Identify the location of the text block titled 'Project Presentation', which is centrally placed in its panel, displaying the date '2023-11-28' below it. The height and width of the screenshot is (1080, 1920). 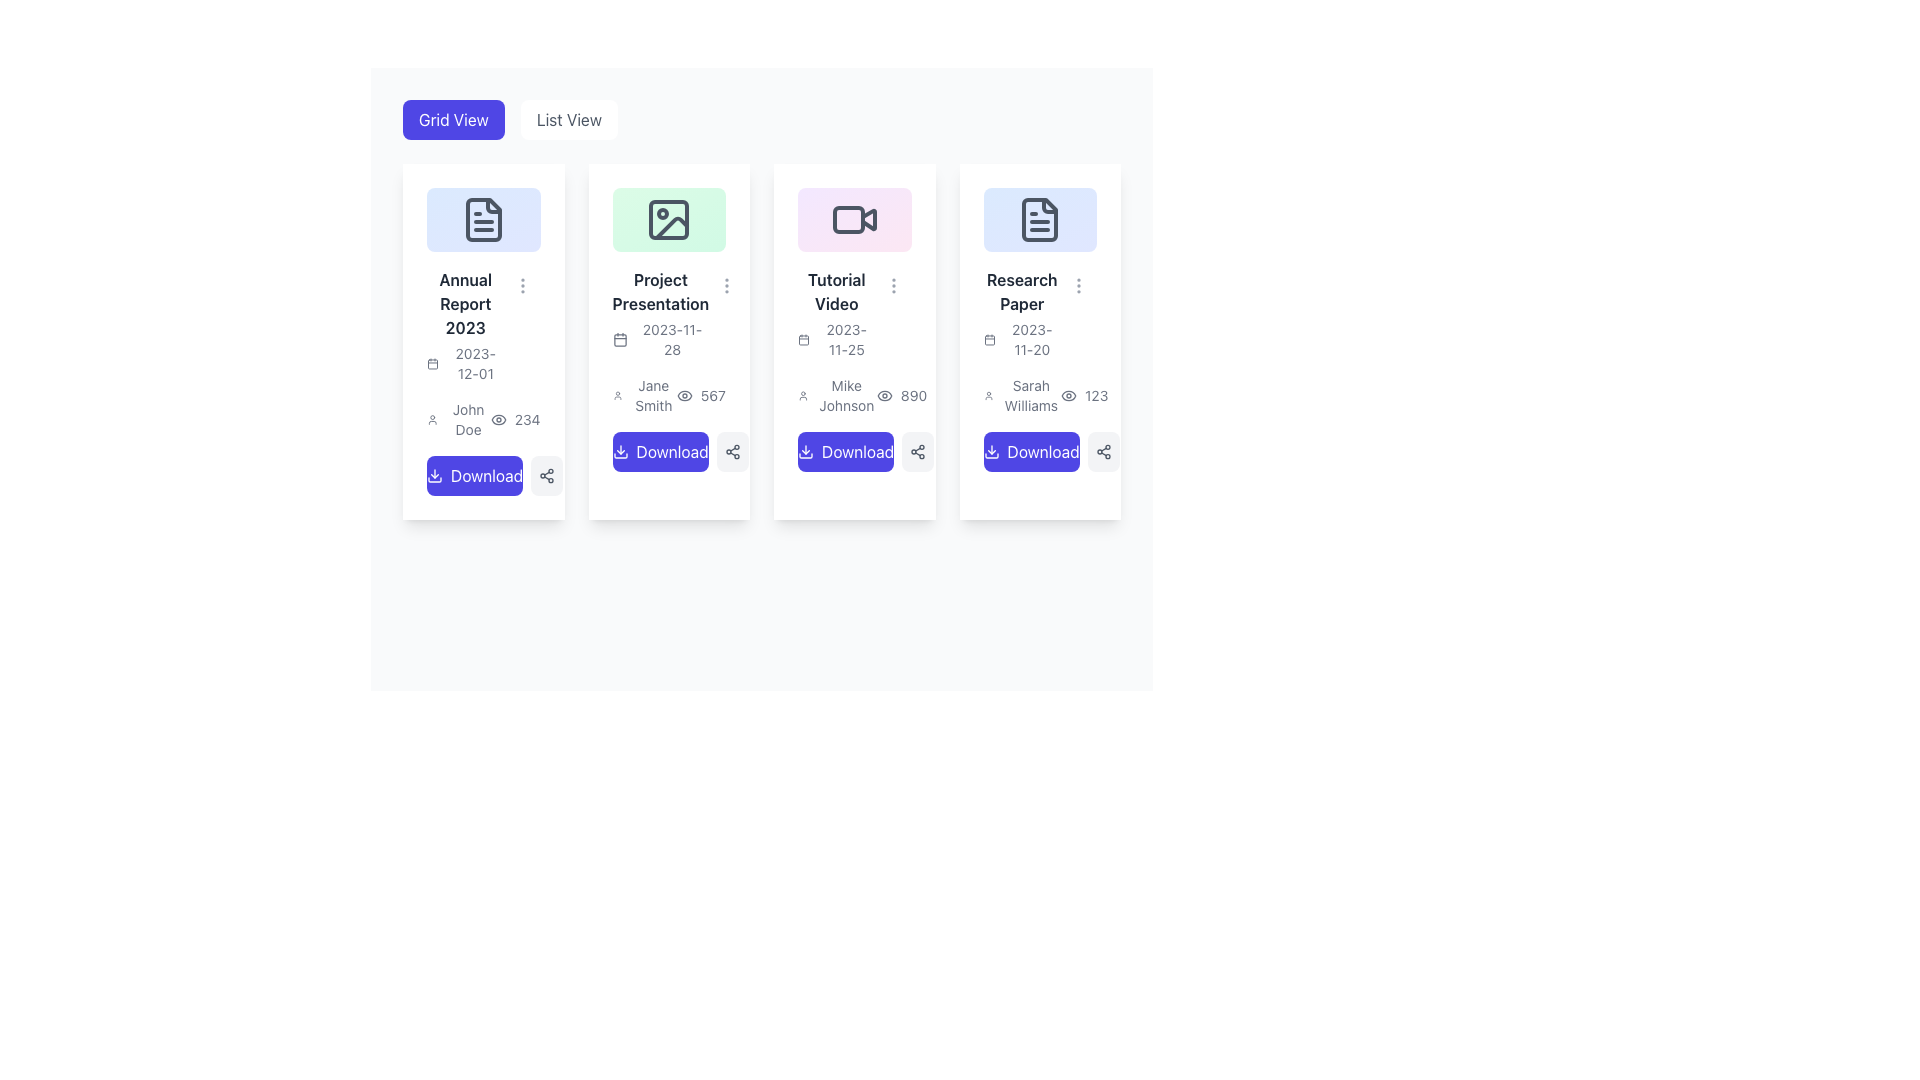
(669, 313).